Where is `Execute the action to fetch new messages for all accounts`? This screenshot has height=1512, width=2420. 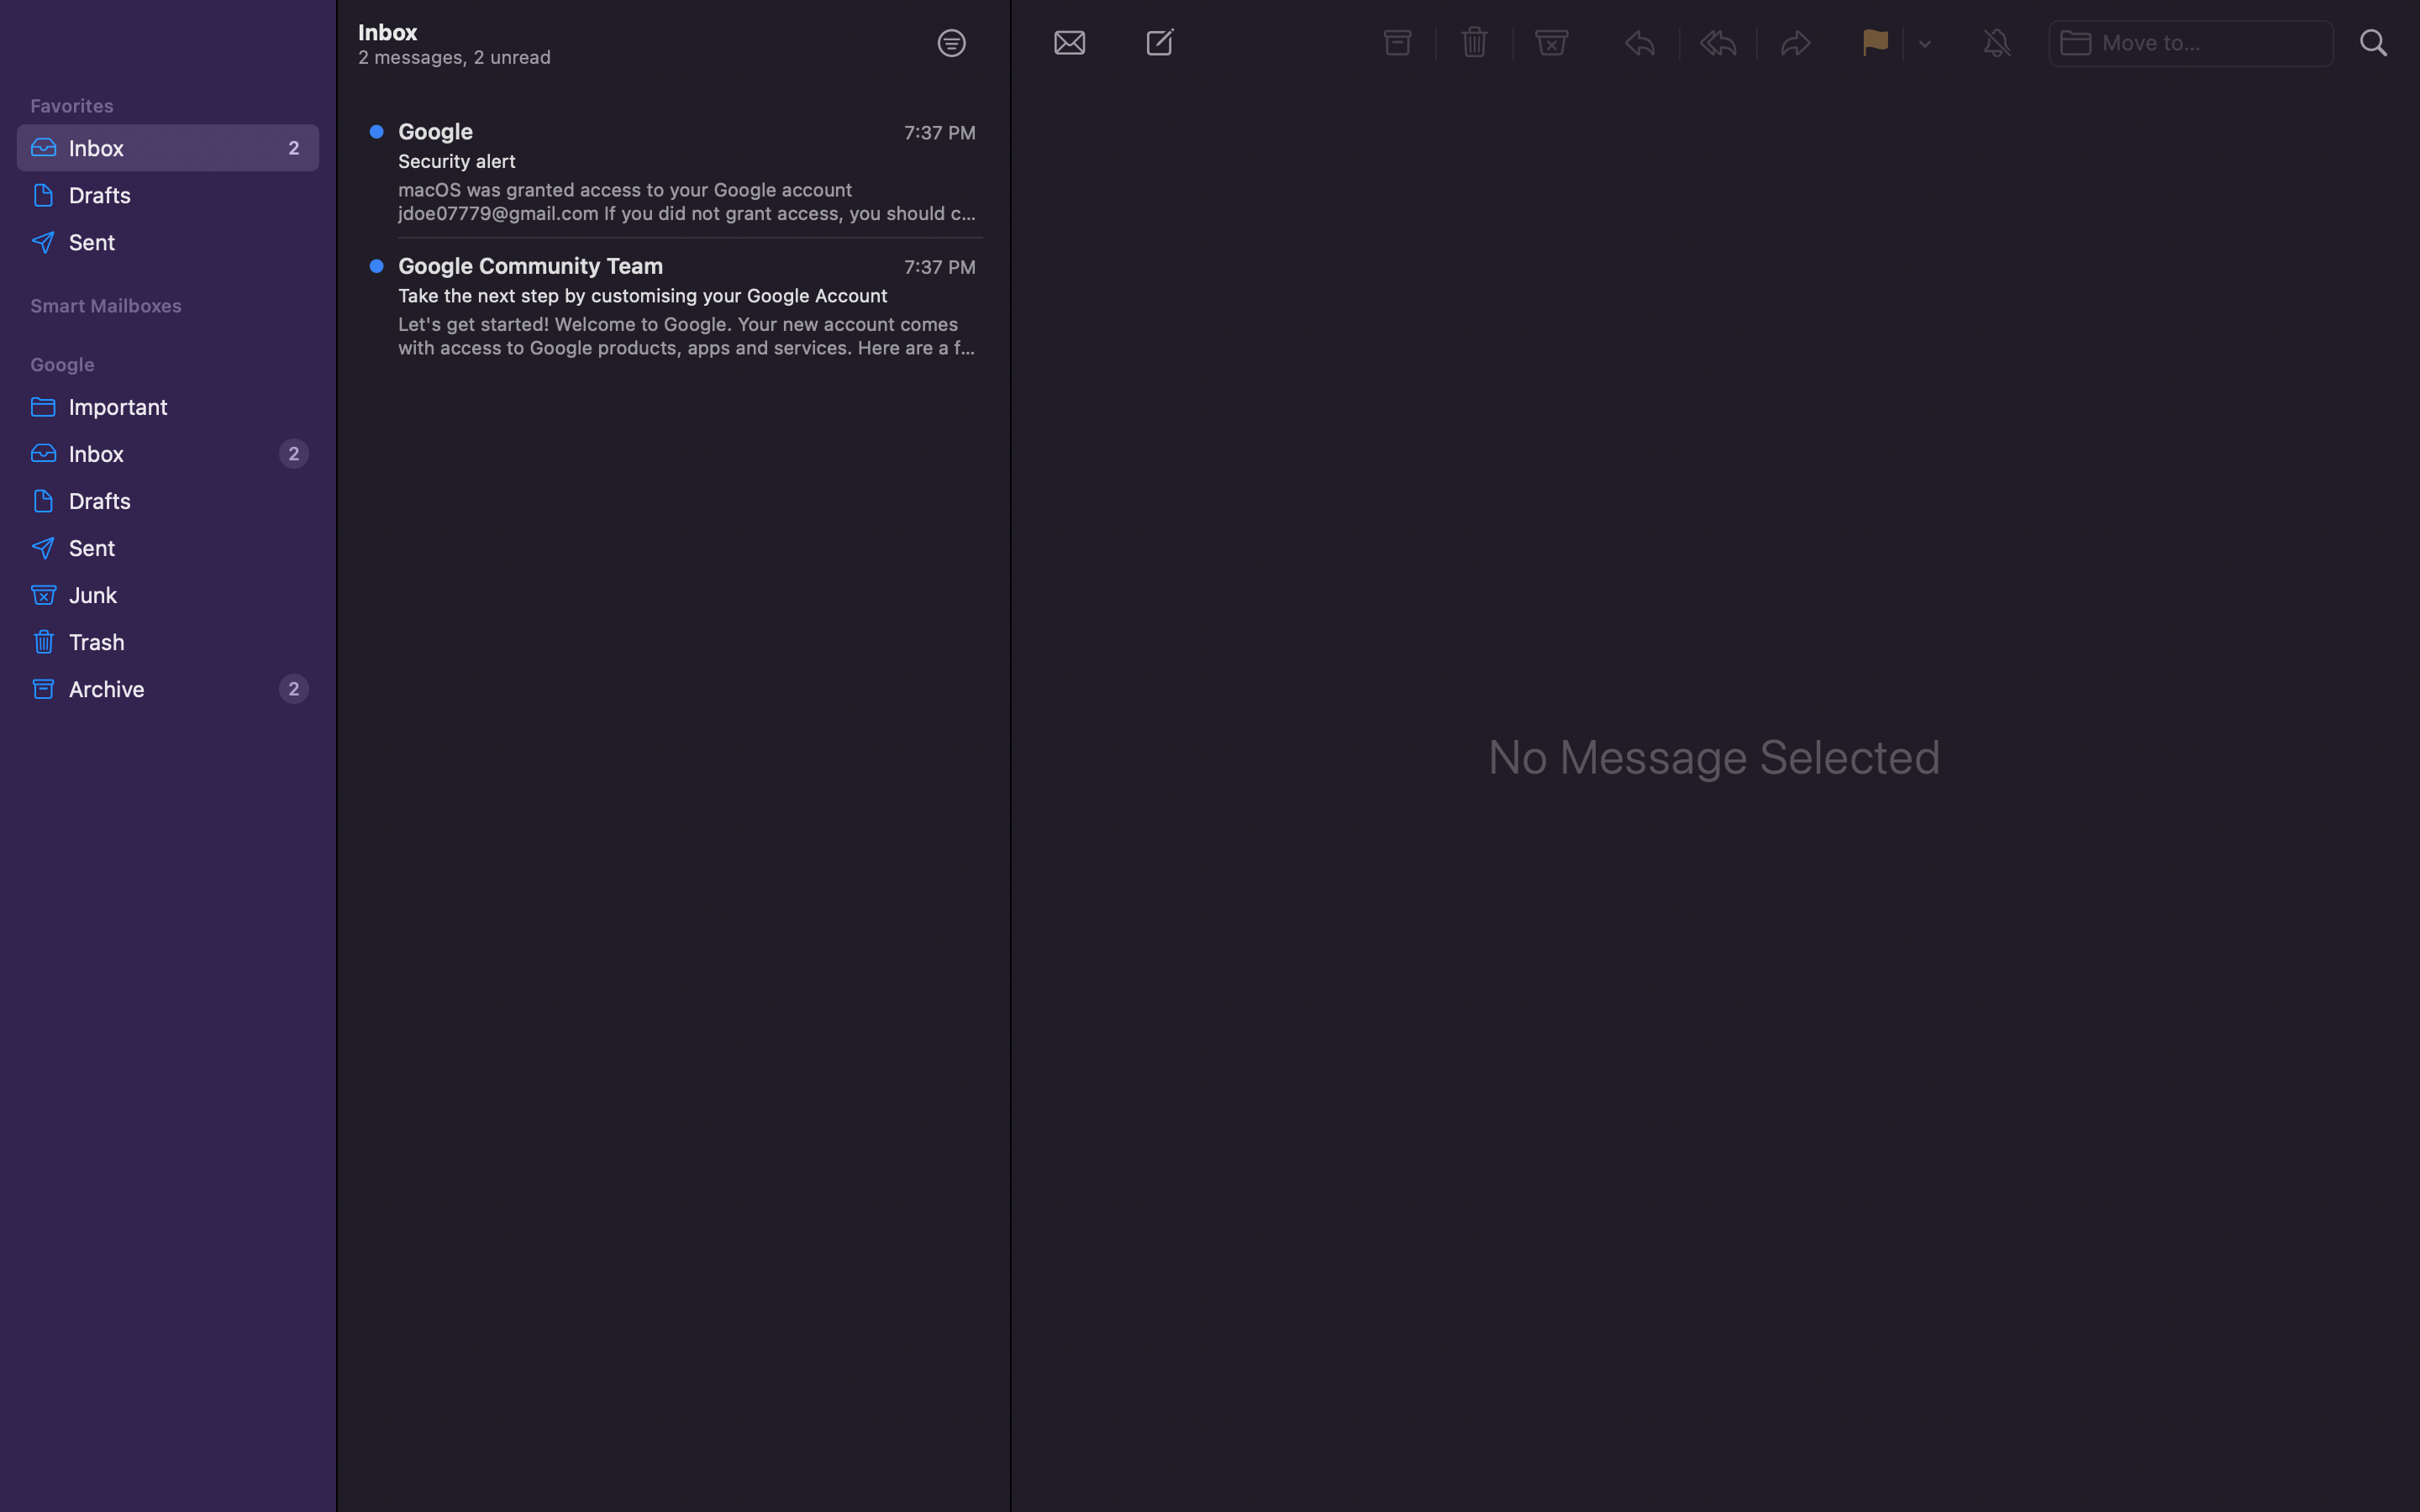
Execute the action to fetch new messages for all accounts is located at coordinates (1068, 41).